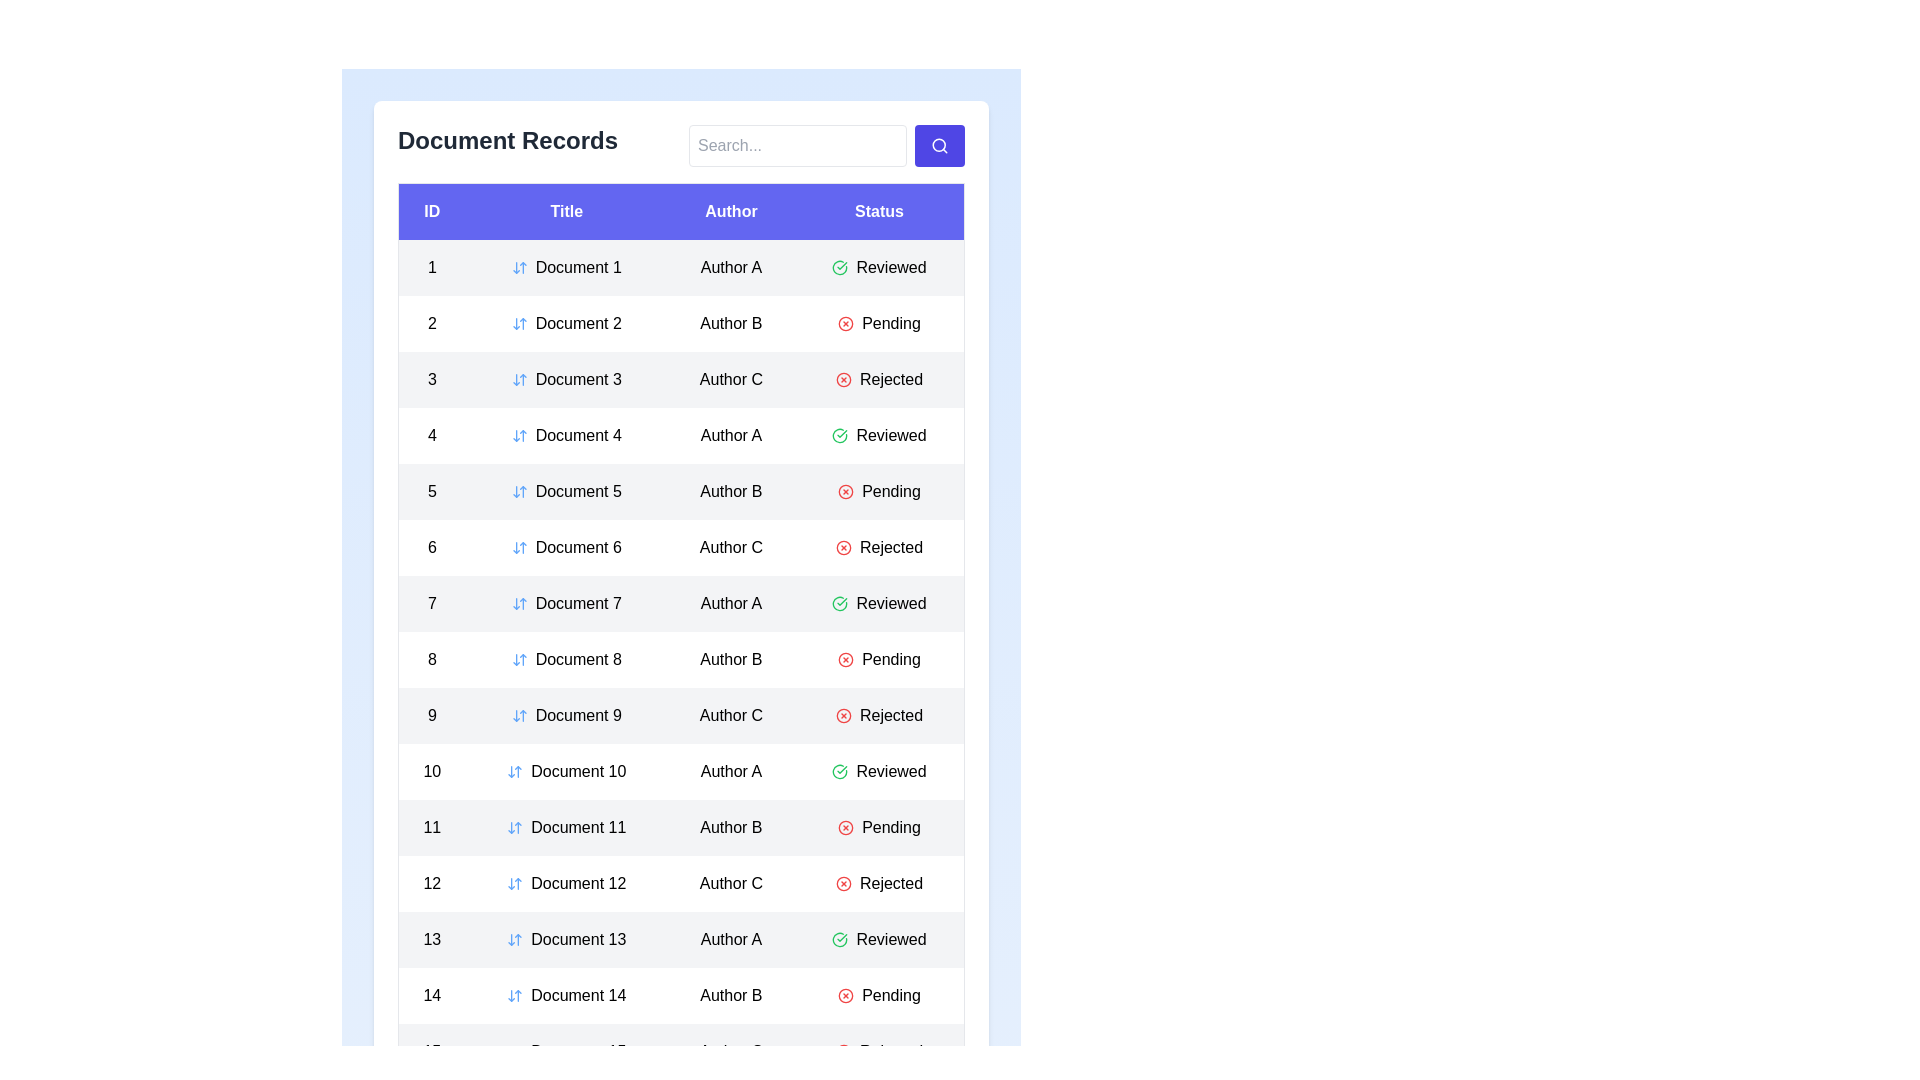 Image resolution: width=1920 pixels, height=1080 pixels. What do you see at coordinates (939, 145) in the screenshot?
I see `the search button to initiate a search` at bounding box center [939, 145].